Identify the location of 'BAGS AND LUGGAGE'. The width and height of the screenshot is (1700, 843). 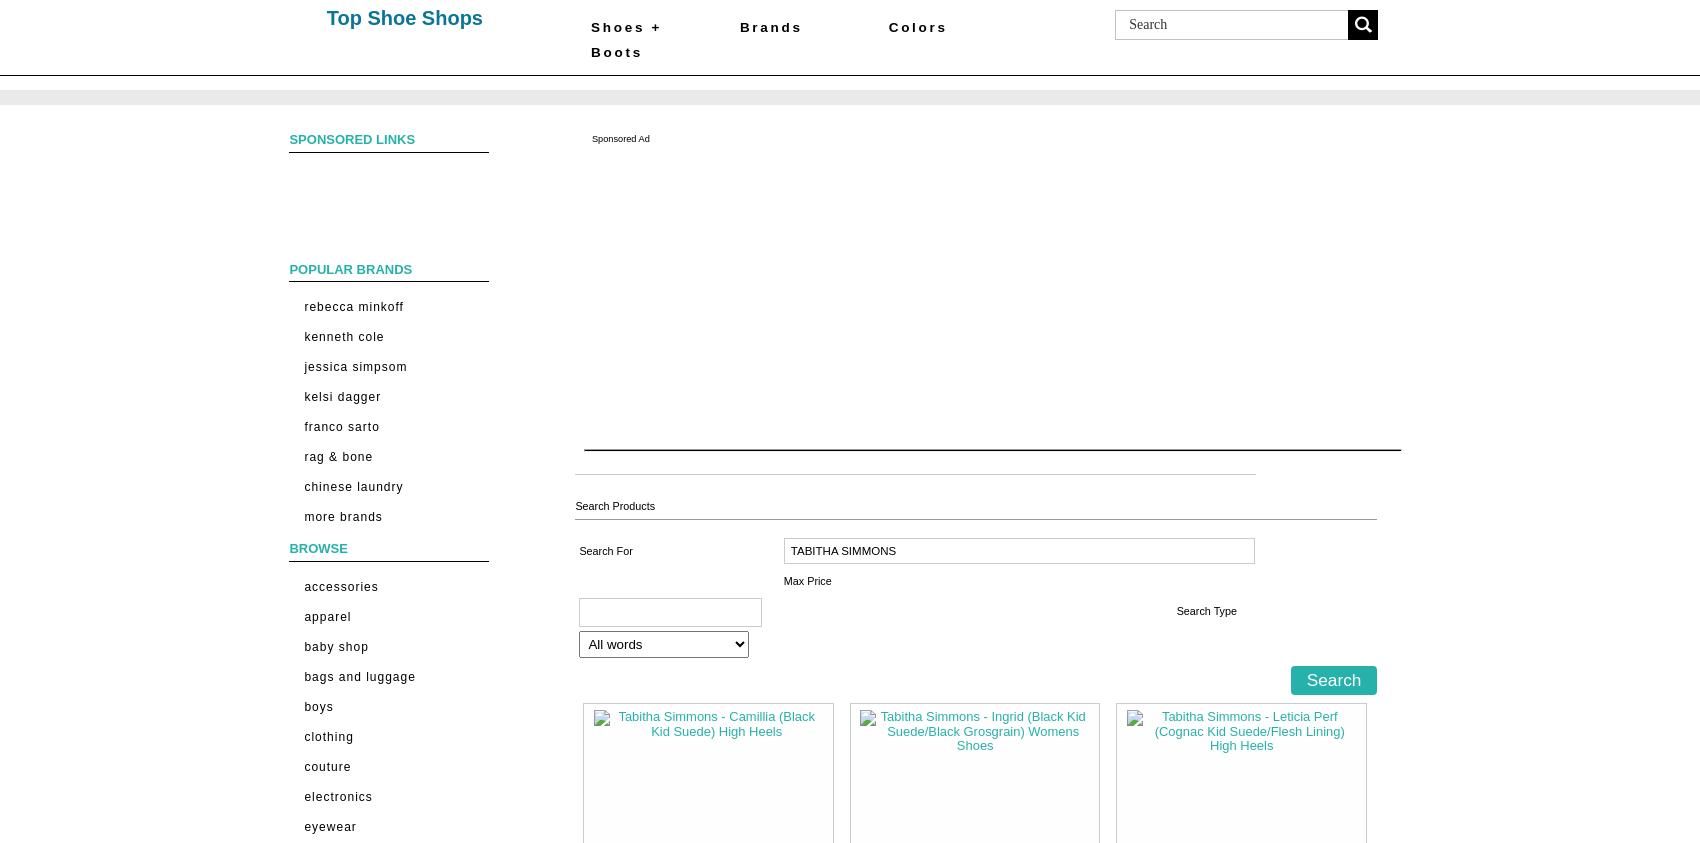
(358, 675).